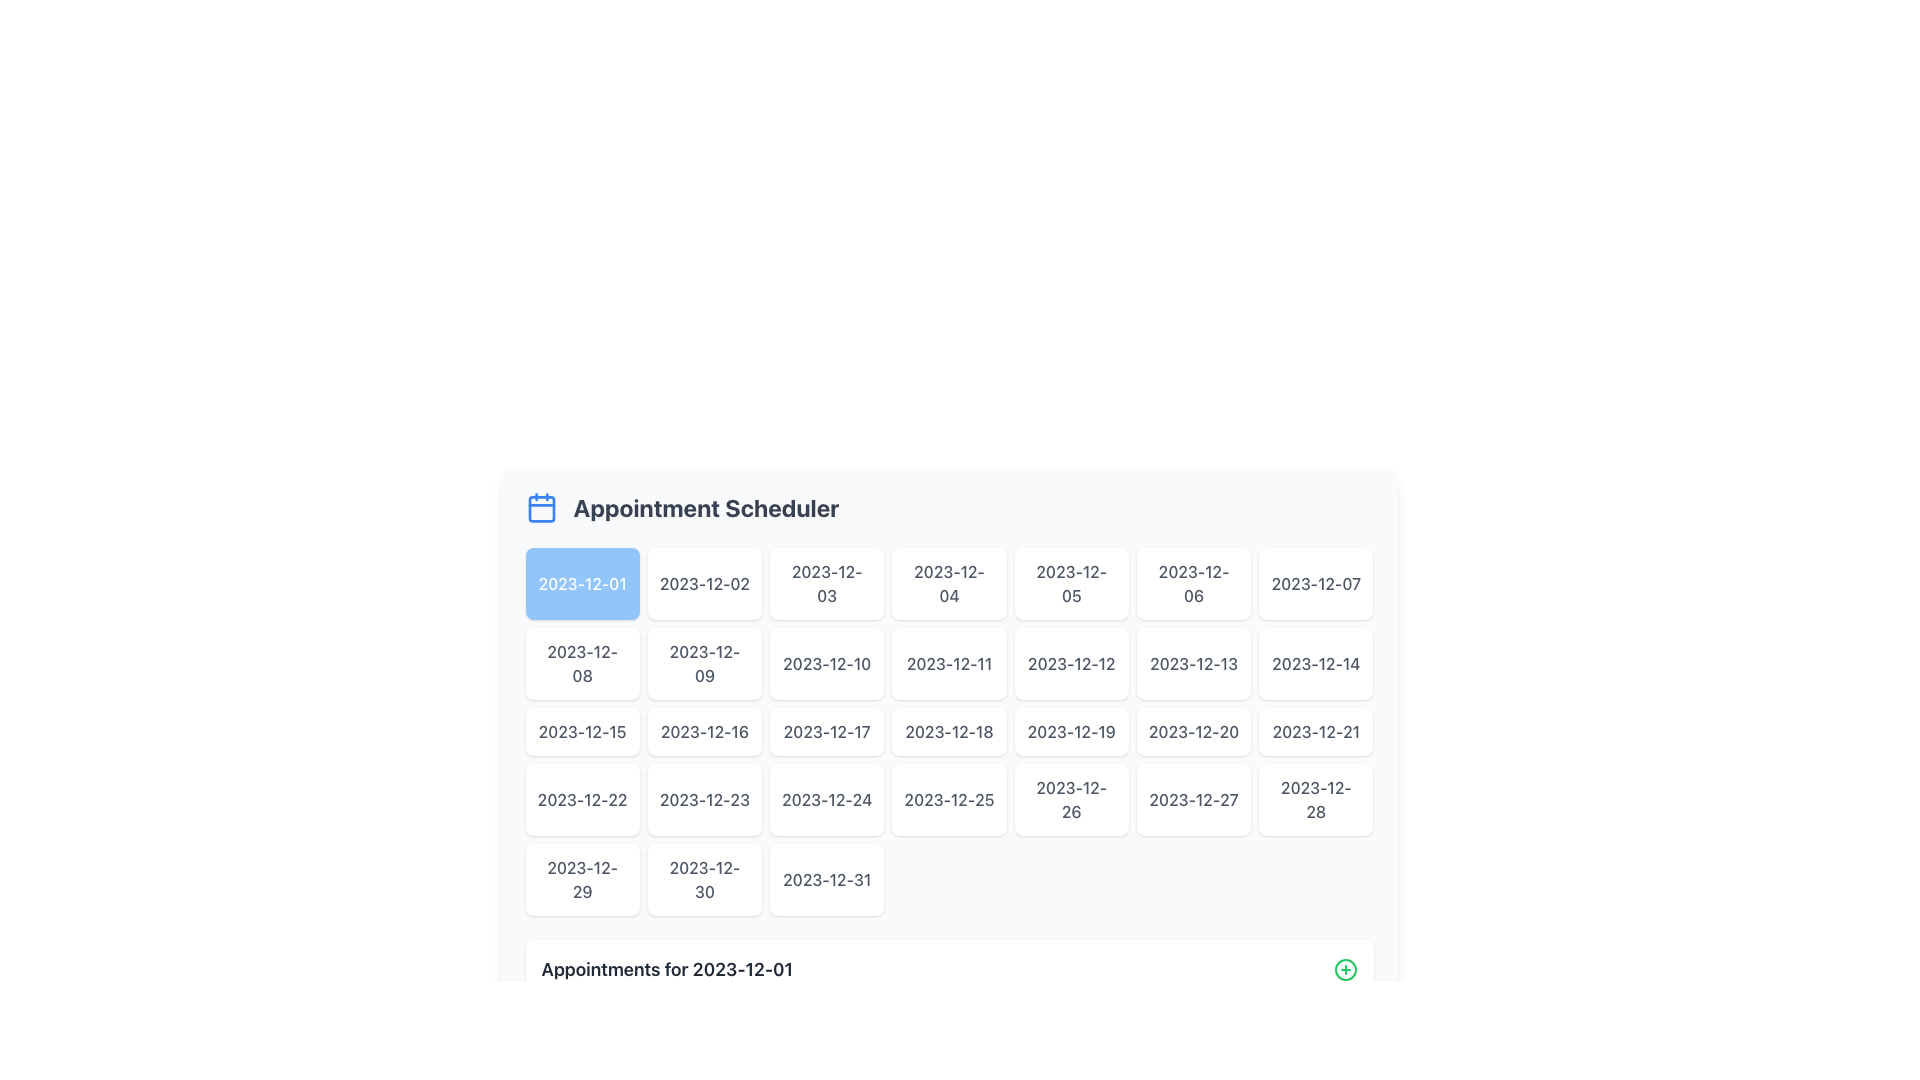  Describe the element at coordinates (581, 732) in the screenshot. I see `the button displaying the text '2023-12-15' in the Appointment Scheduler date picker` at that location.